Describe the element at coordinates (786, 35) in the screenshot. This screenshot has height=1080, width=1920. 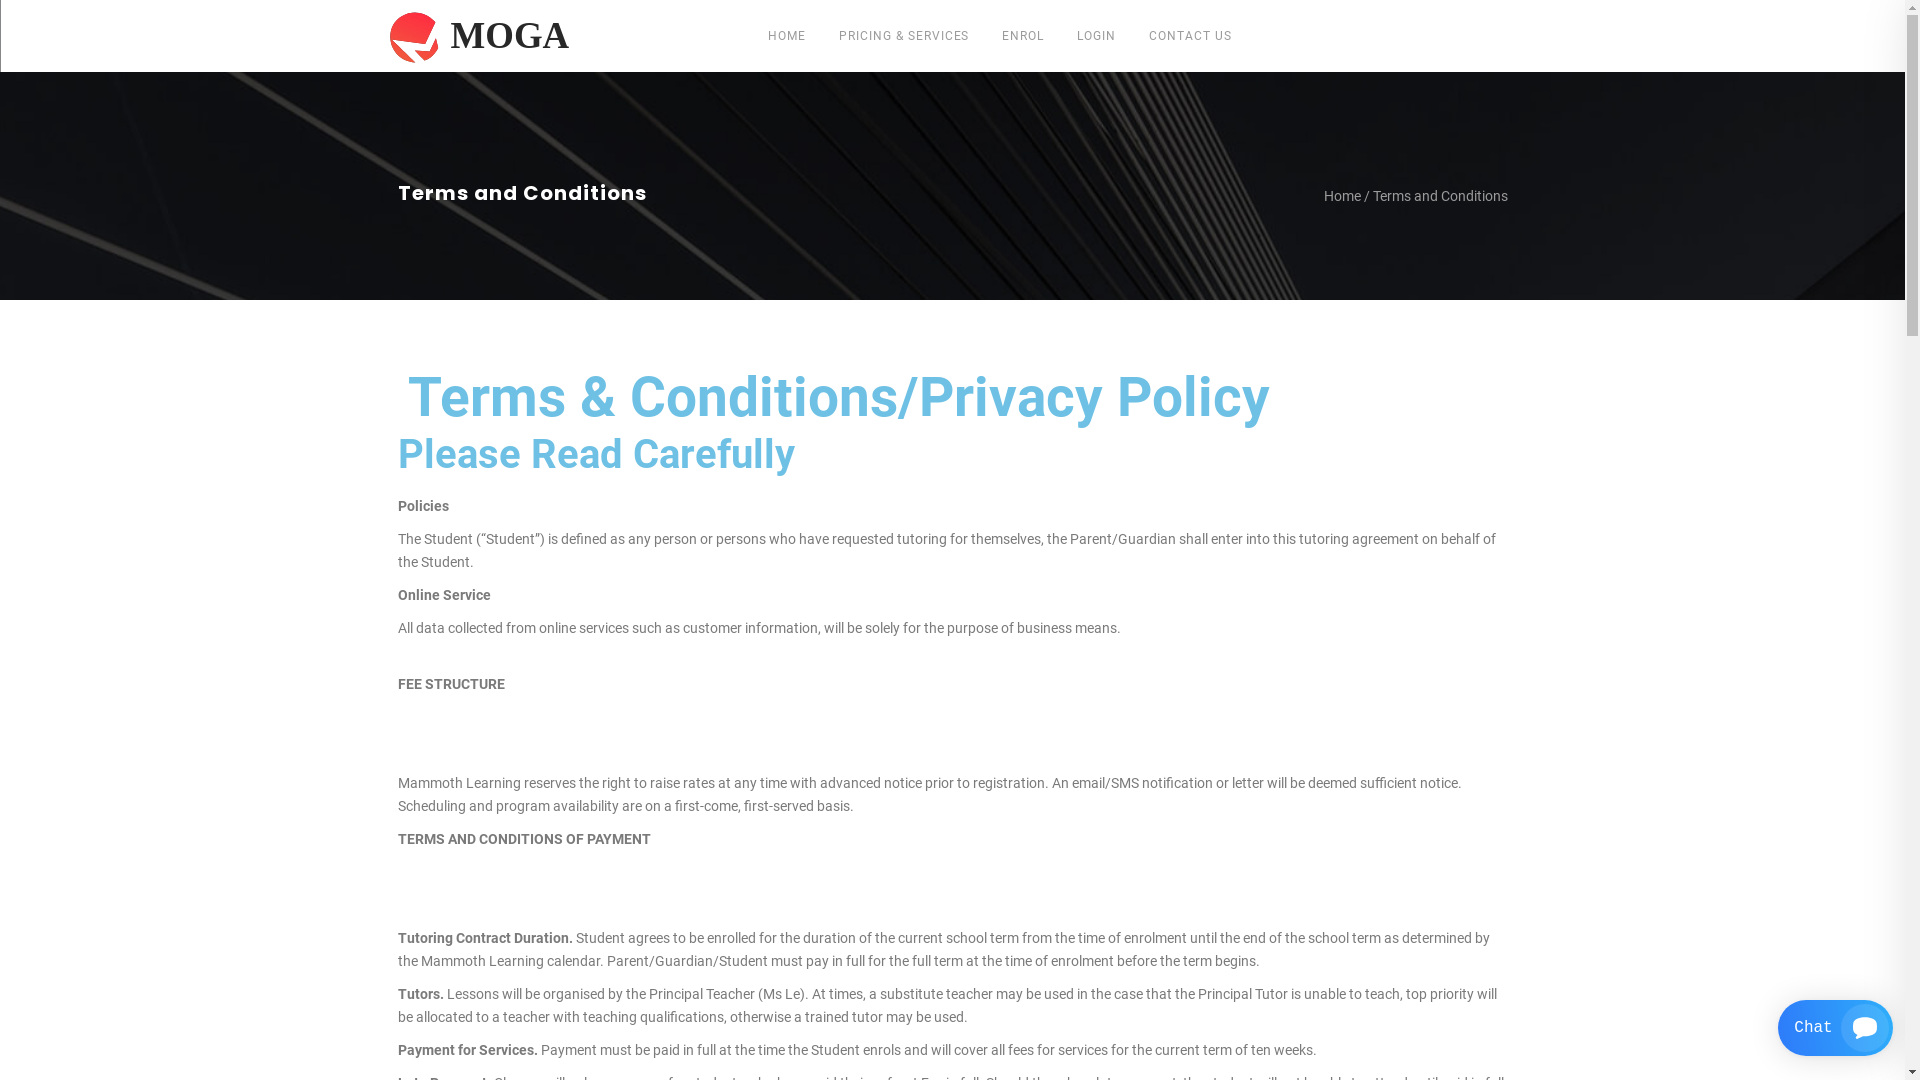
I see `'HOME'` at that location.